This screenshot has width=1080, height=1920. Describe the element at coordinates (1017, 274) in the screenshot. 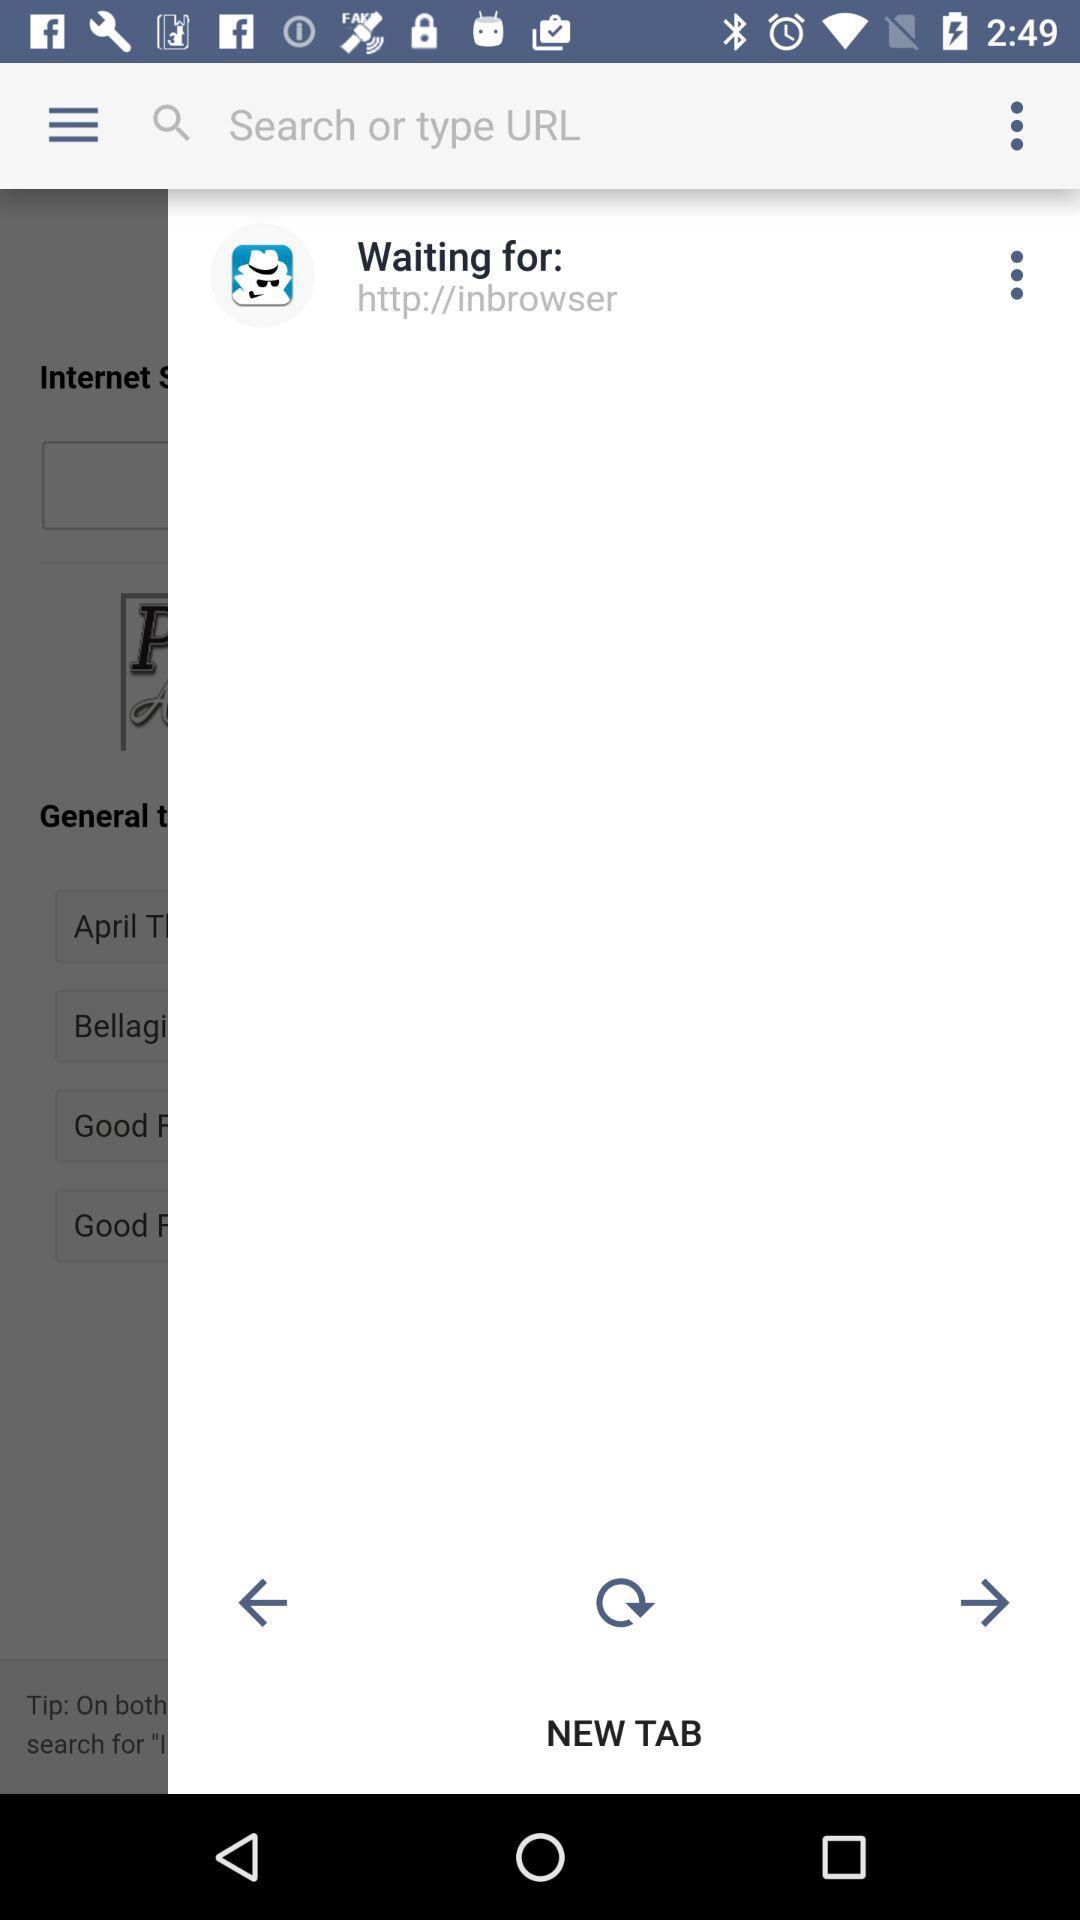

I see `the icon next to the http://inbrowser` at that location.